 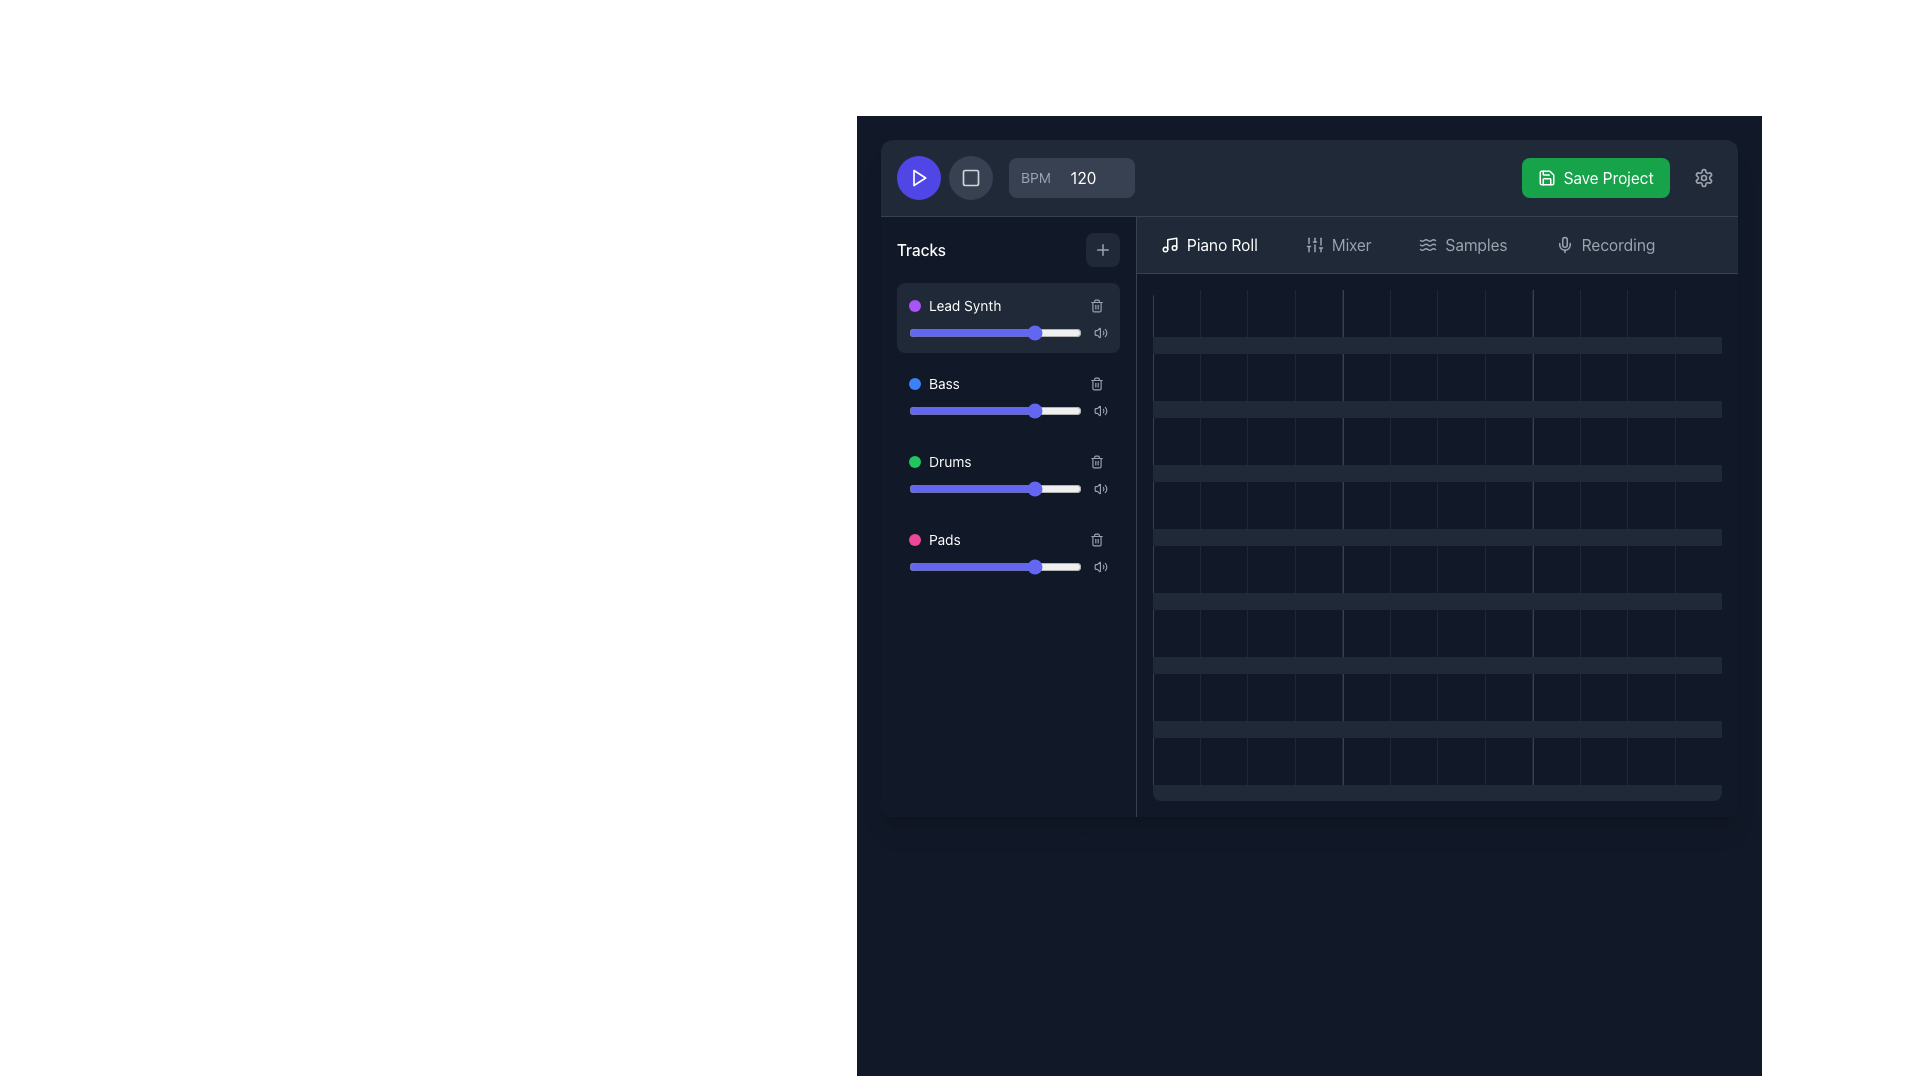 What do you see at coordinates (1014, 462) in the screenshot?
I see `the volume for the 'Drums' track` at bounding box center [1014, 462].